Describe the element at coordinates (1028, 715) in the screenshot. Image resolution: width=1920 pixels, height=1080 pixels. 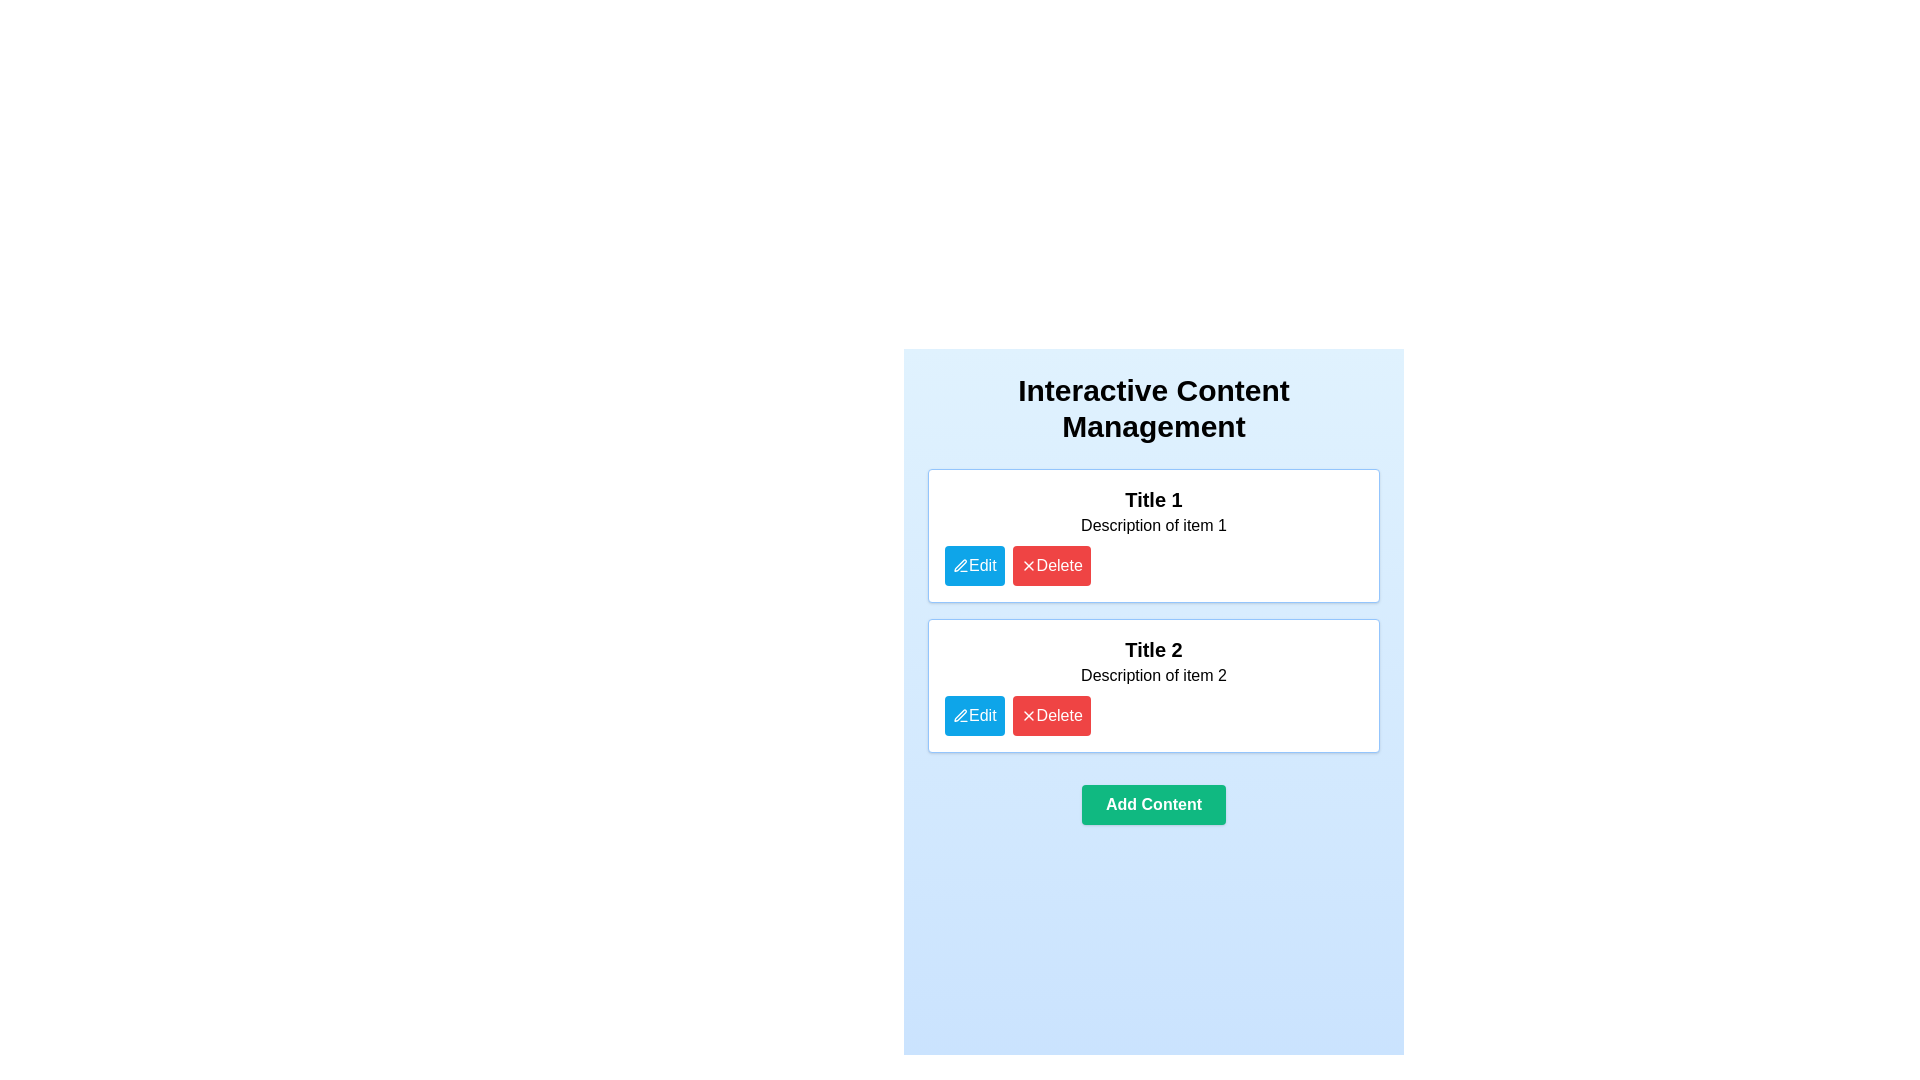
I see `the 'X' shaped icon with a red background located inside the 'Delete' button` at that location.